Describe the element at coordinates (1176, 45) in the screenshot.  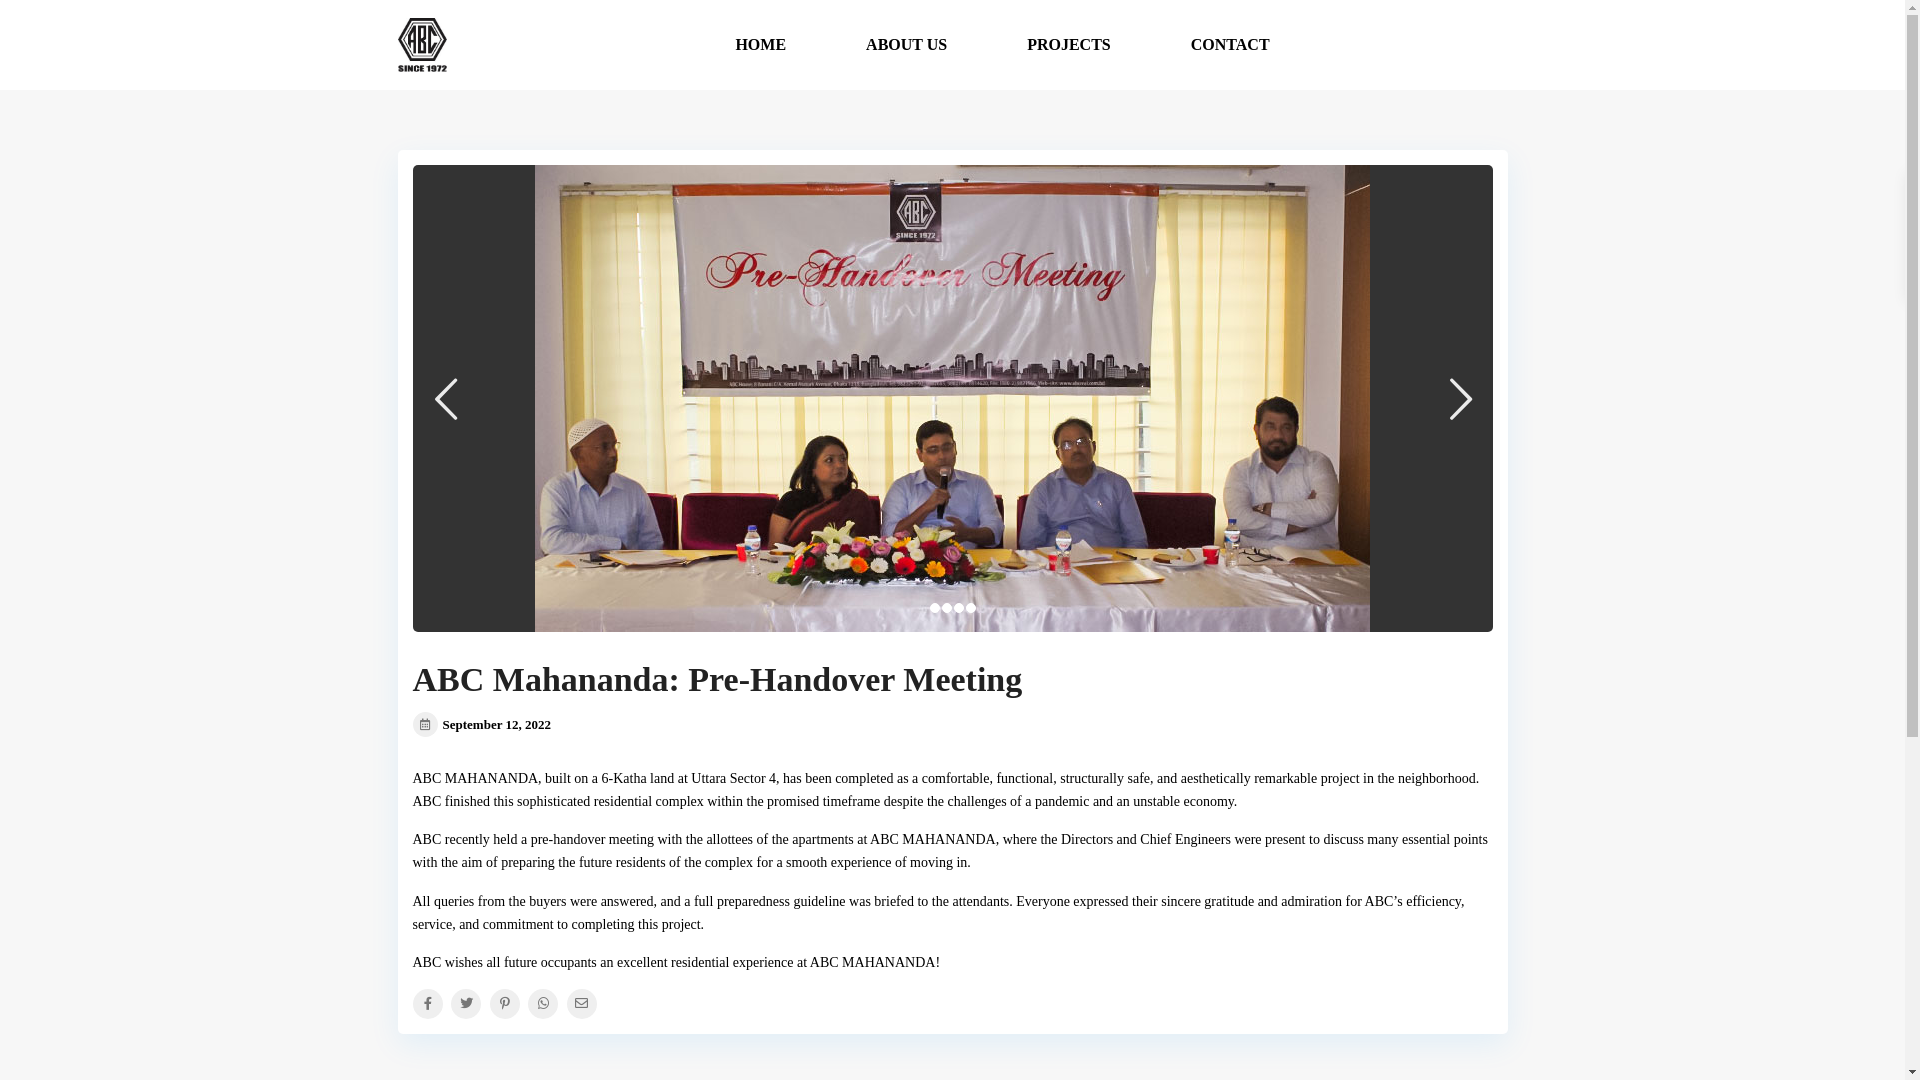
I see `'CONTACT'` at that location.